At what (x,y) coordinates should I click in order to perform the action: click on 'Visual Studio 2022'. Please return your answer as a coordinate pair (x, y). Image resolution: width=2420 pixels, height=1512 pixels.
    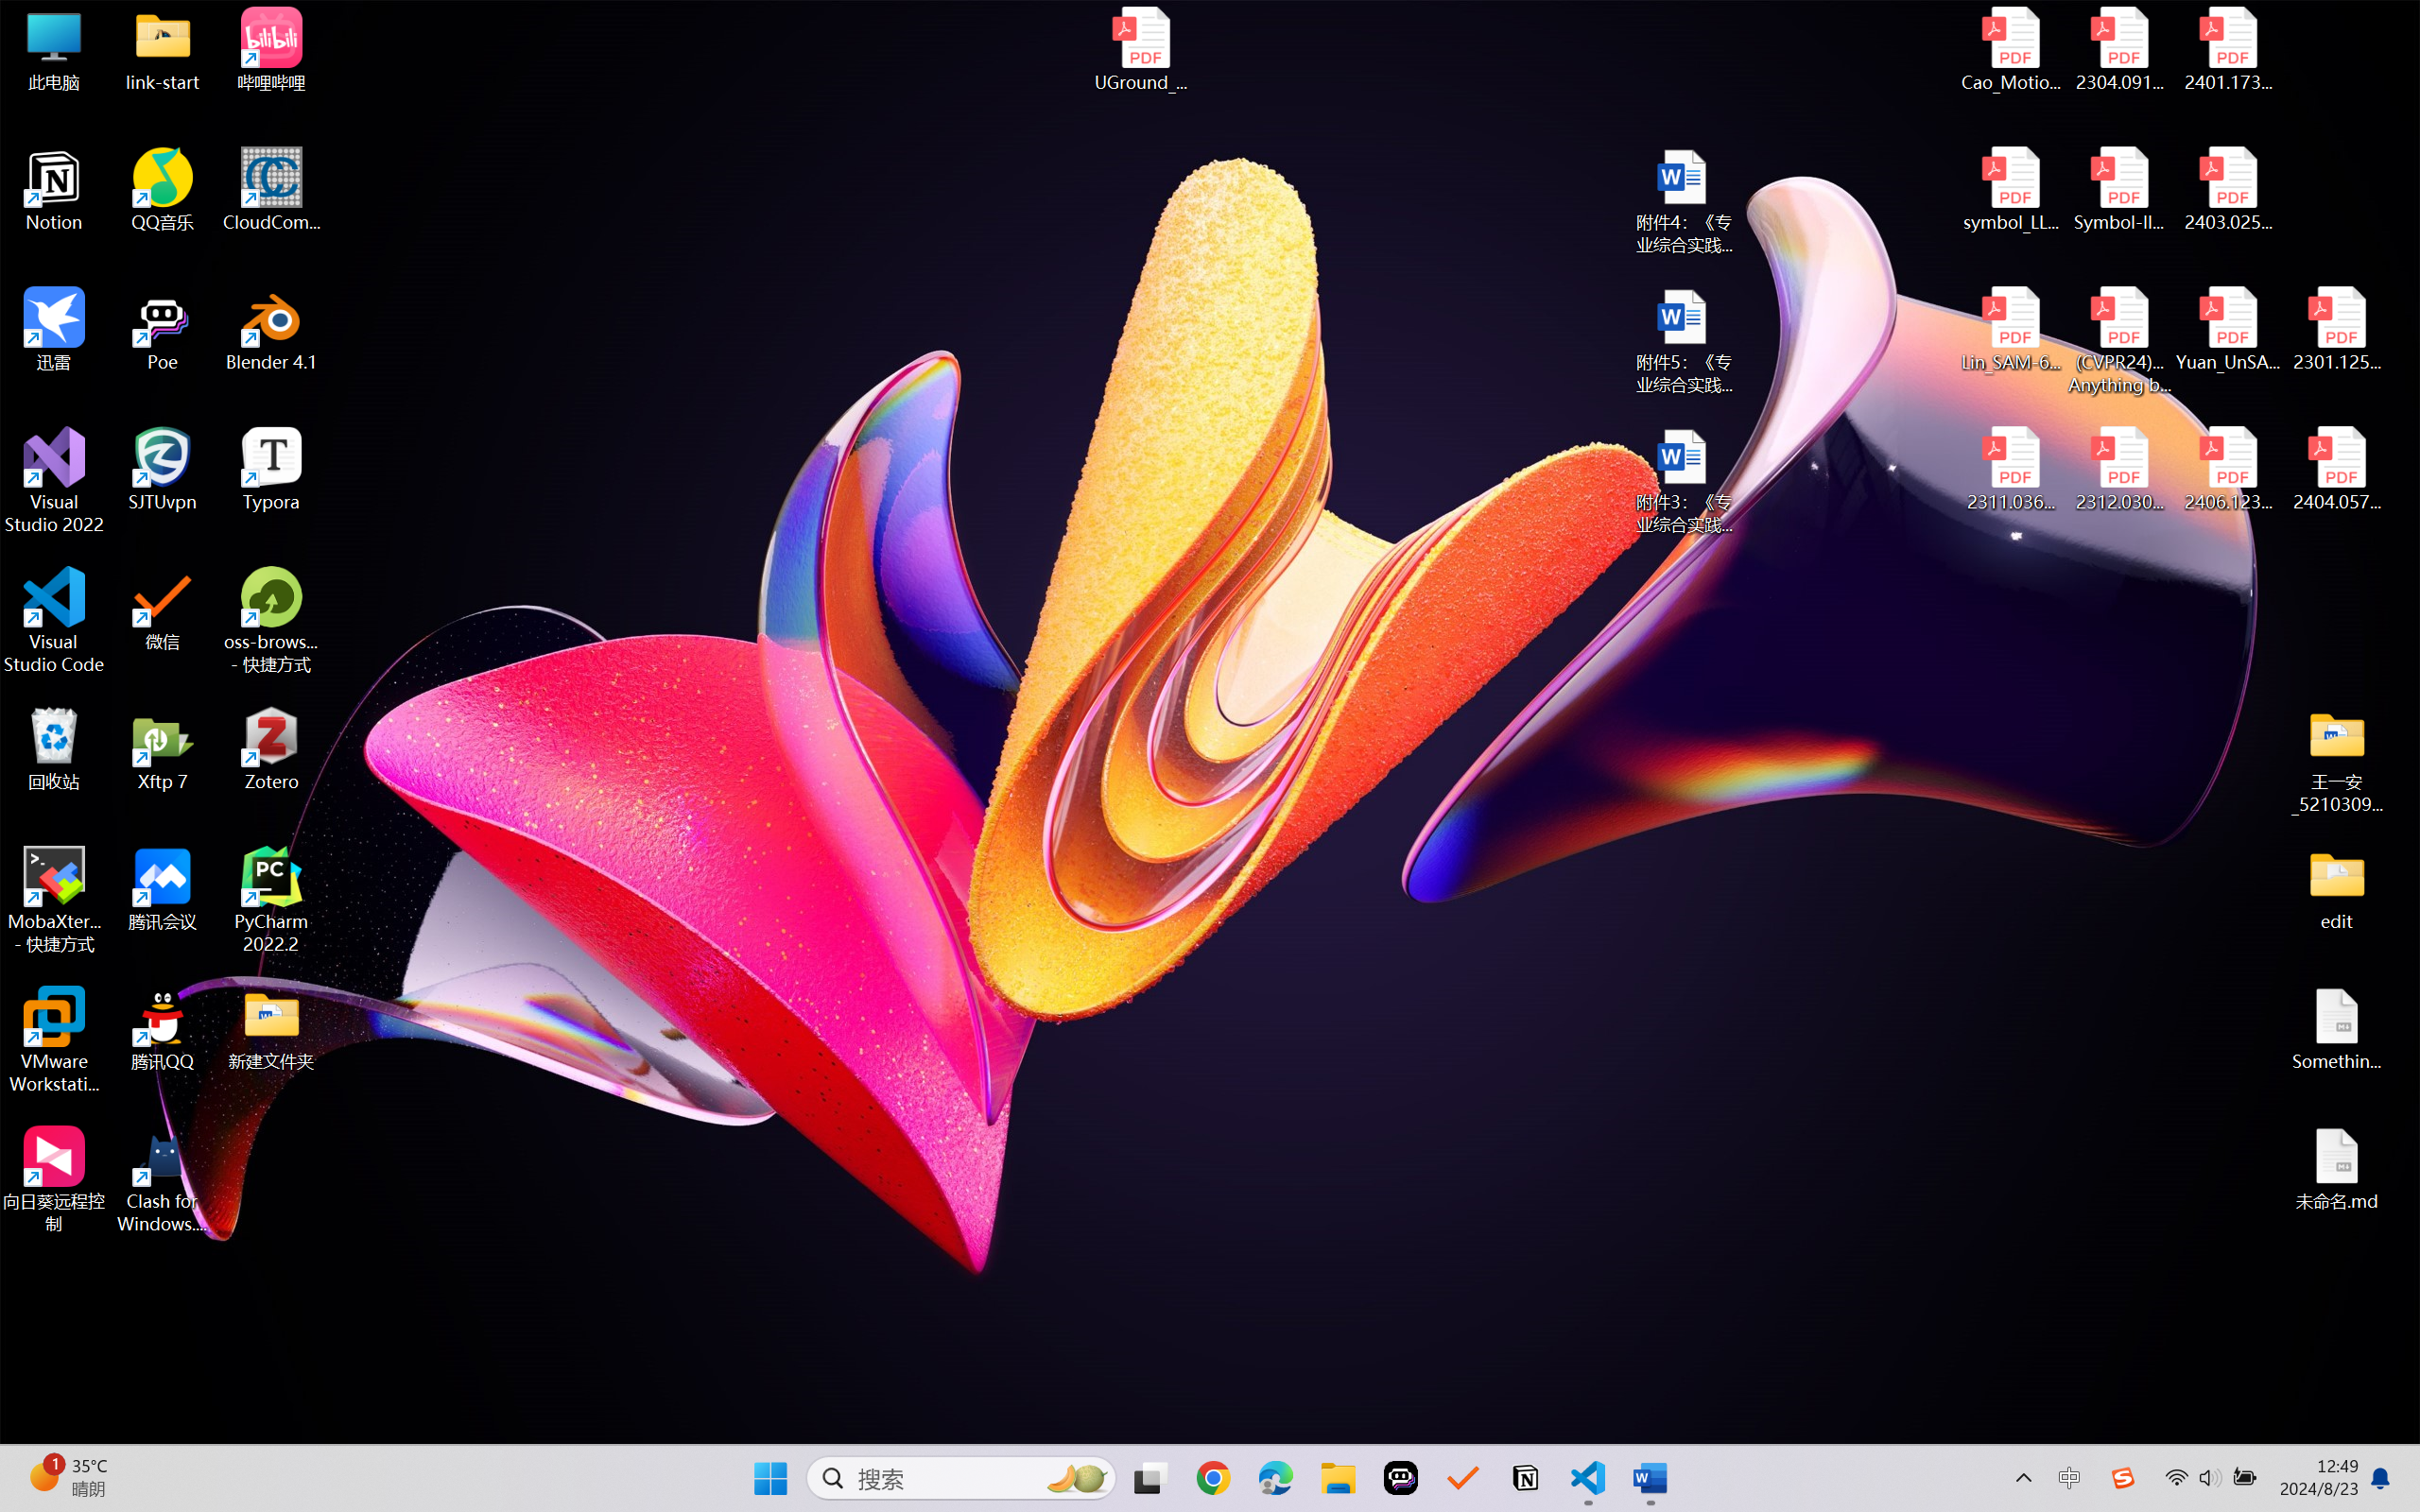
    Looking at the image, I should click on (53, 481).